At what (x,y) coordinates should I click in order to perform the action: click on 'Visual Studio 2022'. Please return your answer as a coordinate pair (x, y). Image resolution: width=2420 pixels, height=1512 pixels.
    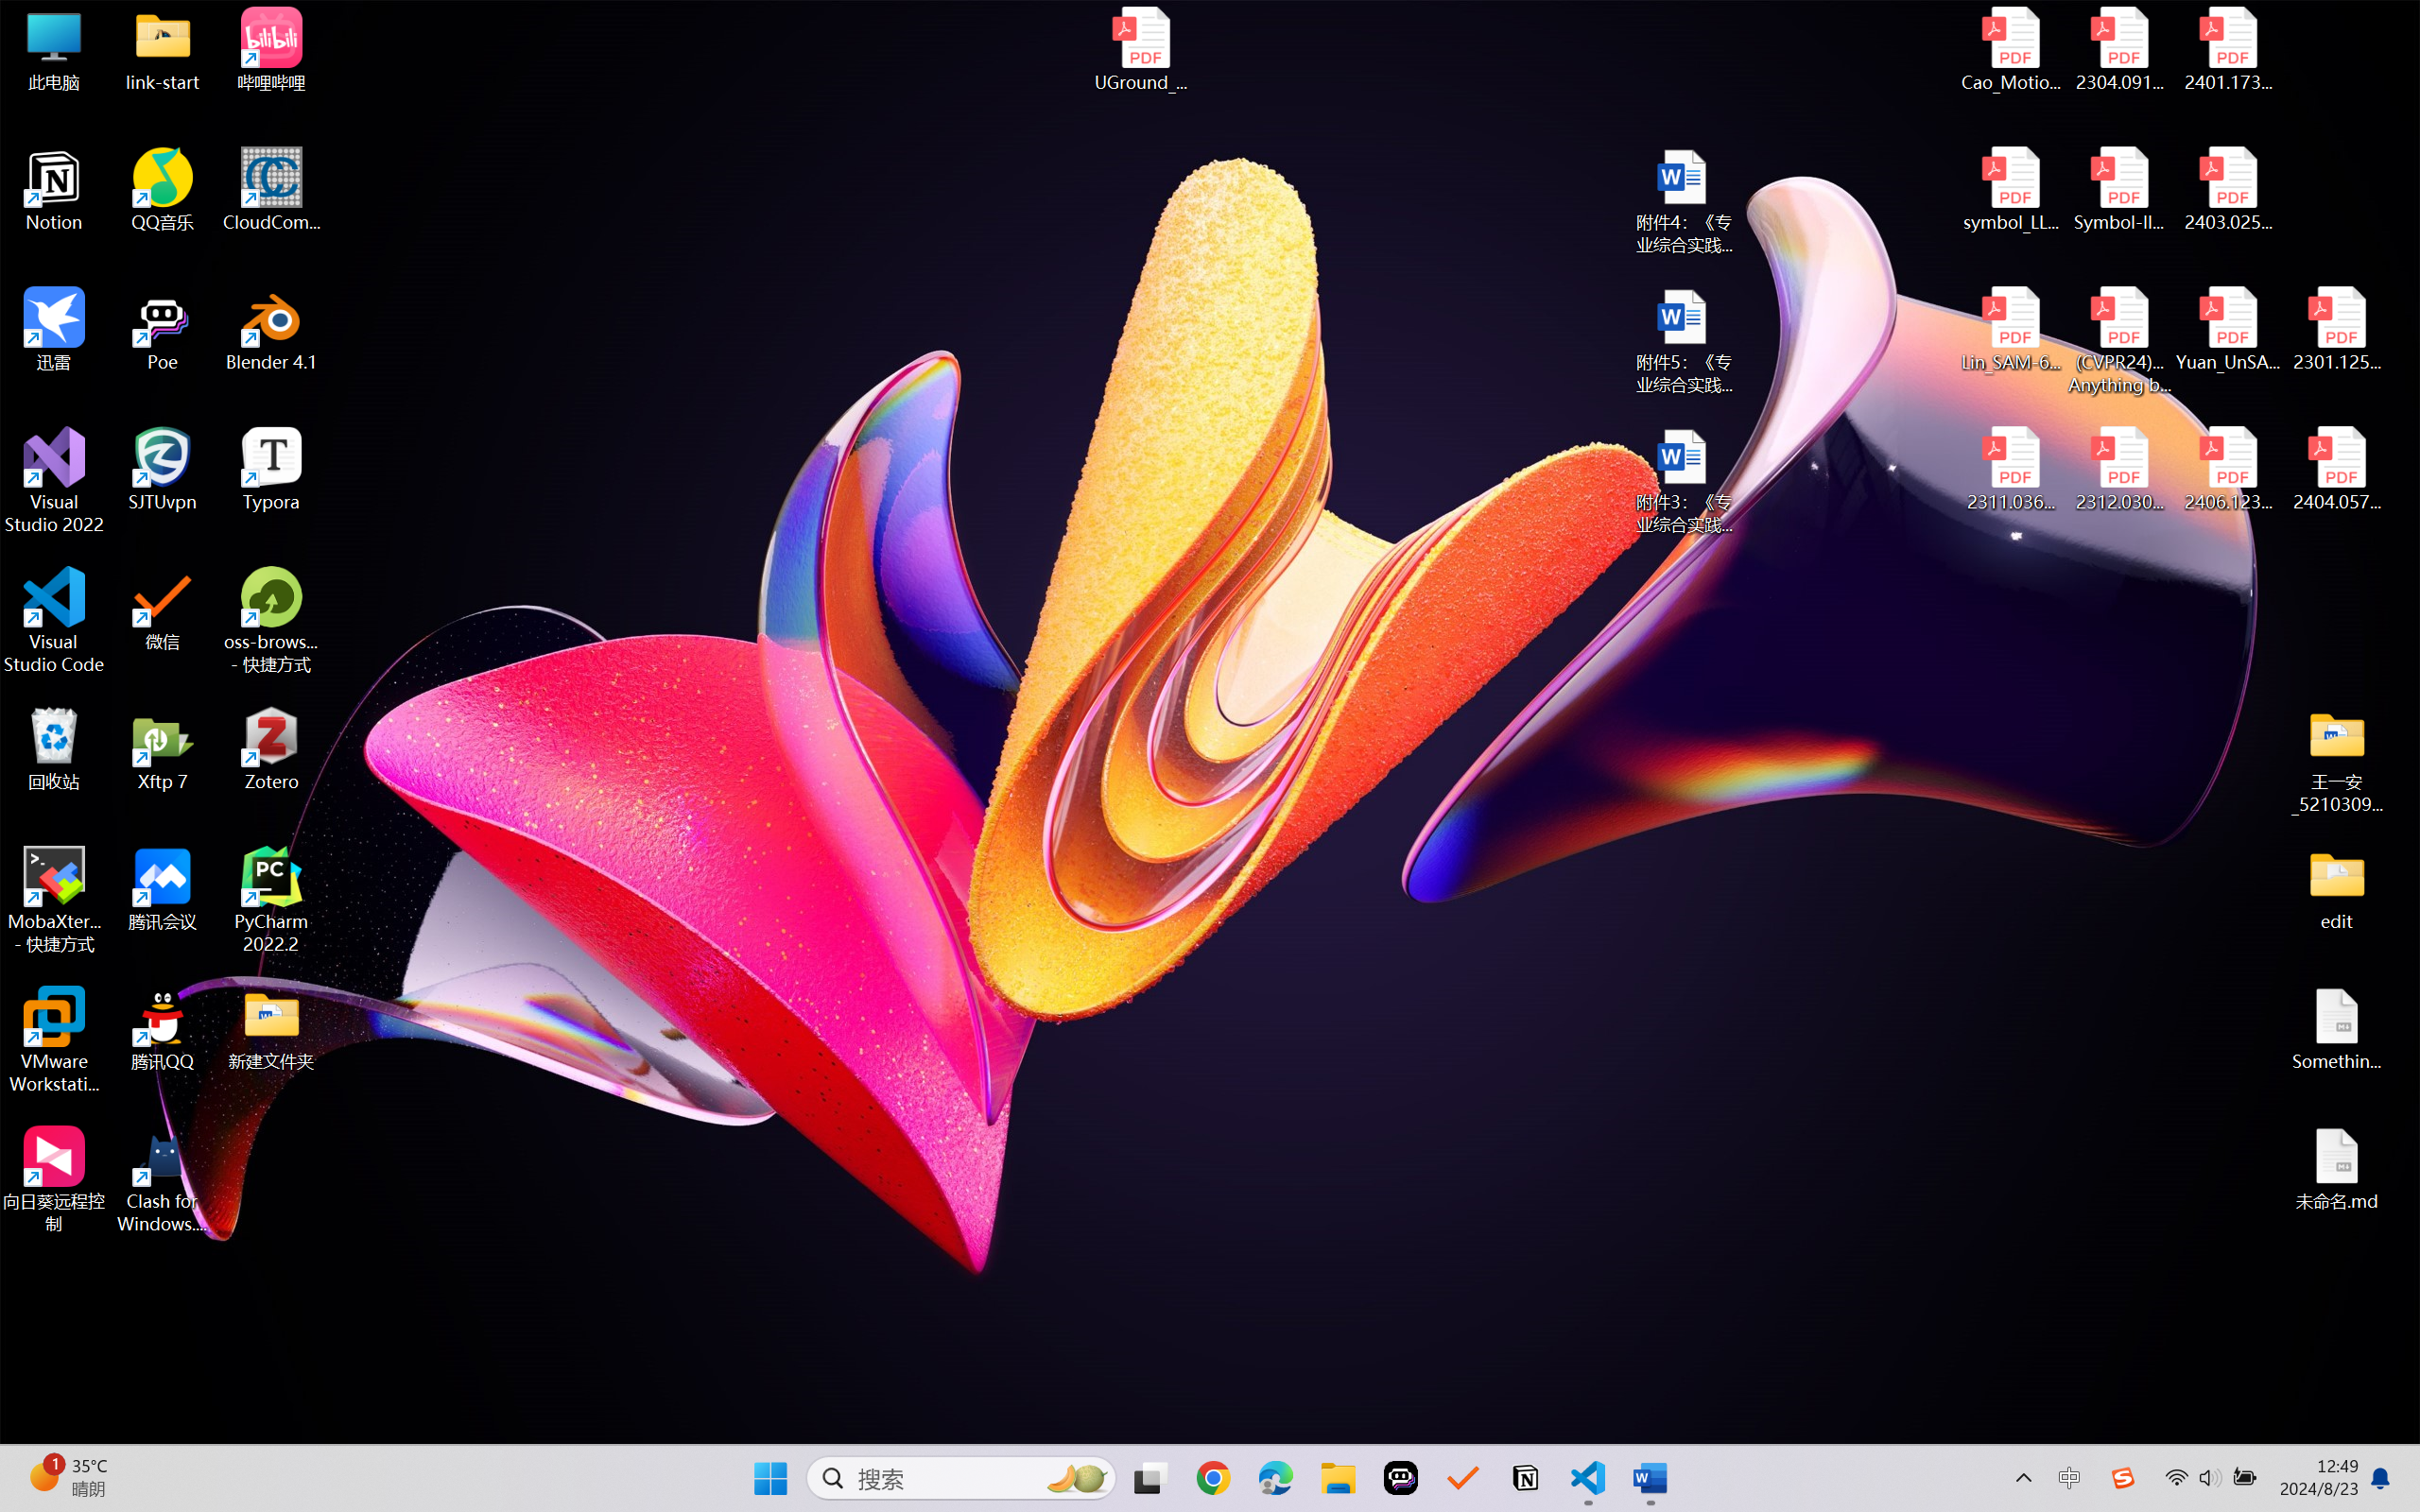
    Looking at the image, I should click on (53, 481).